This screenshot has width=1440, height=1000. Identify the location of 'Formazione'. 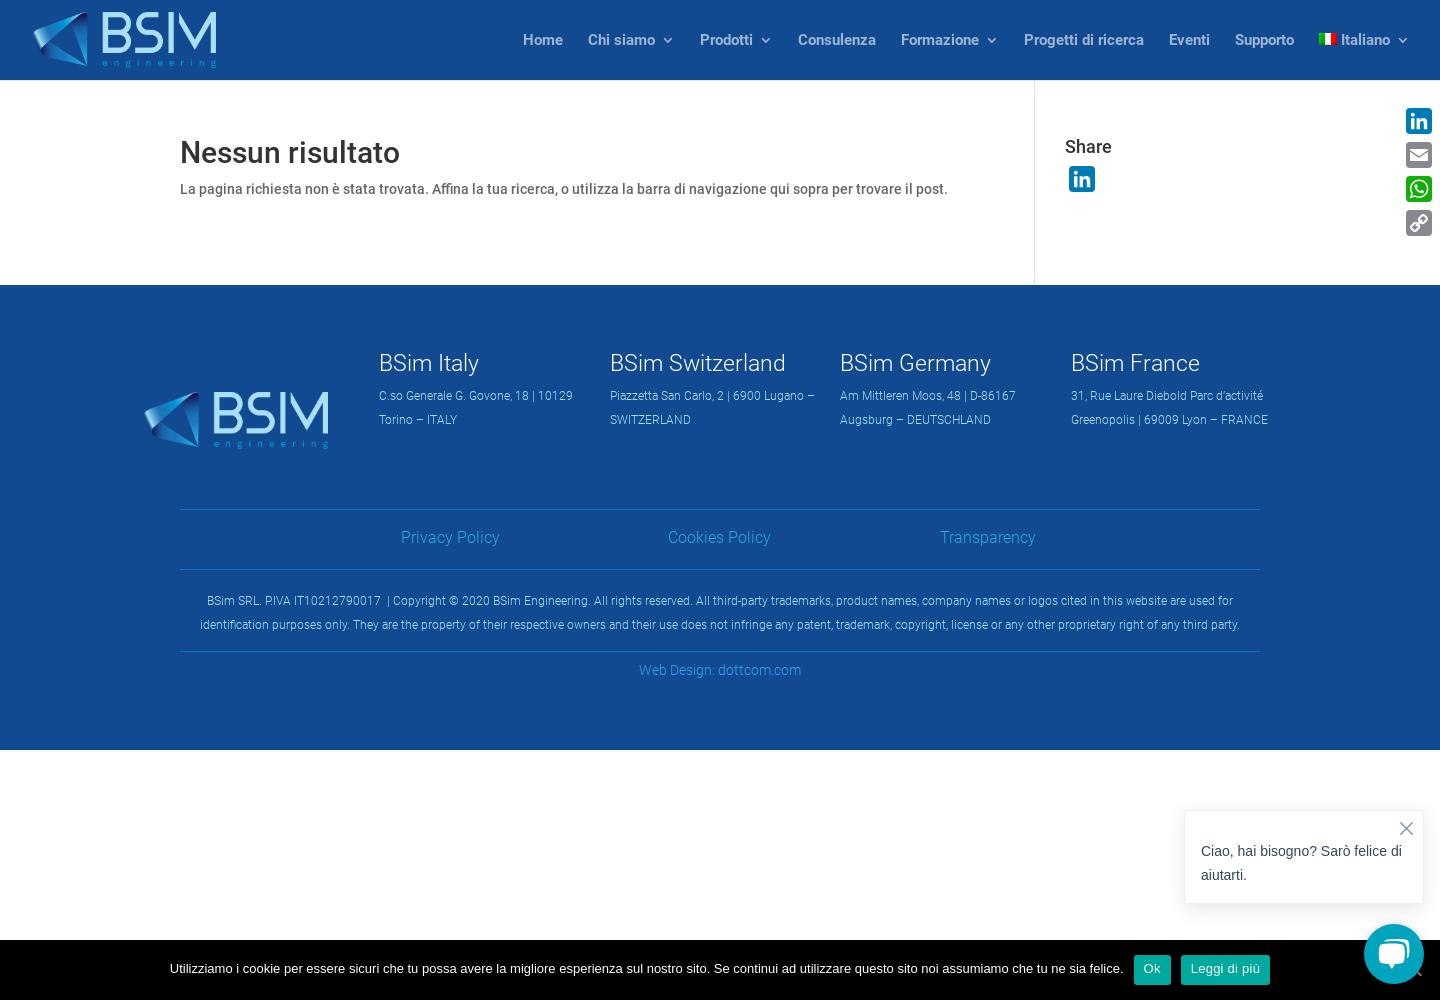
(939, 40).